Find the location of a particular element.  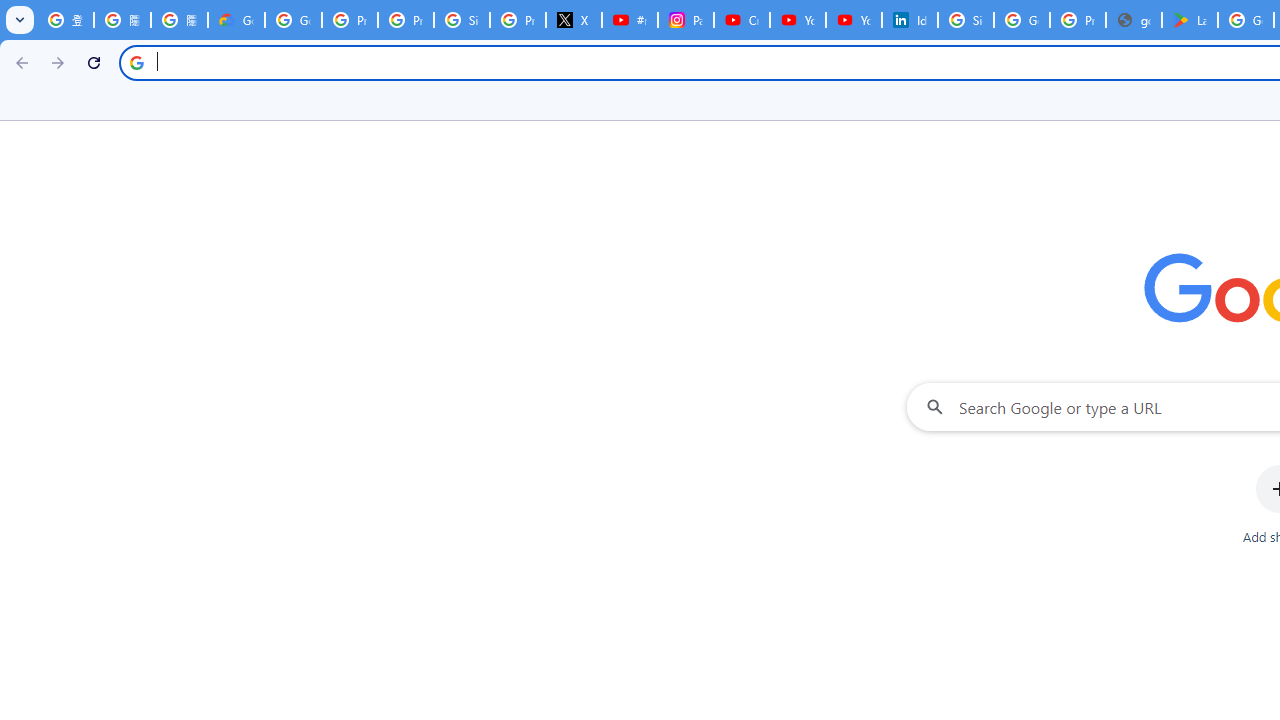

'Sign in - Google Accounts' is located at coordinates (966, 20).